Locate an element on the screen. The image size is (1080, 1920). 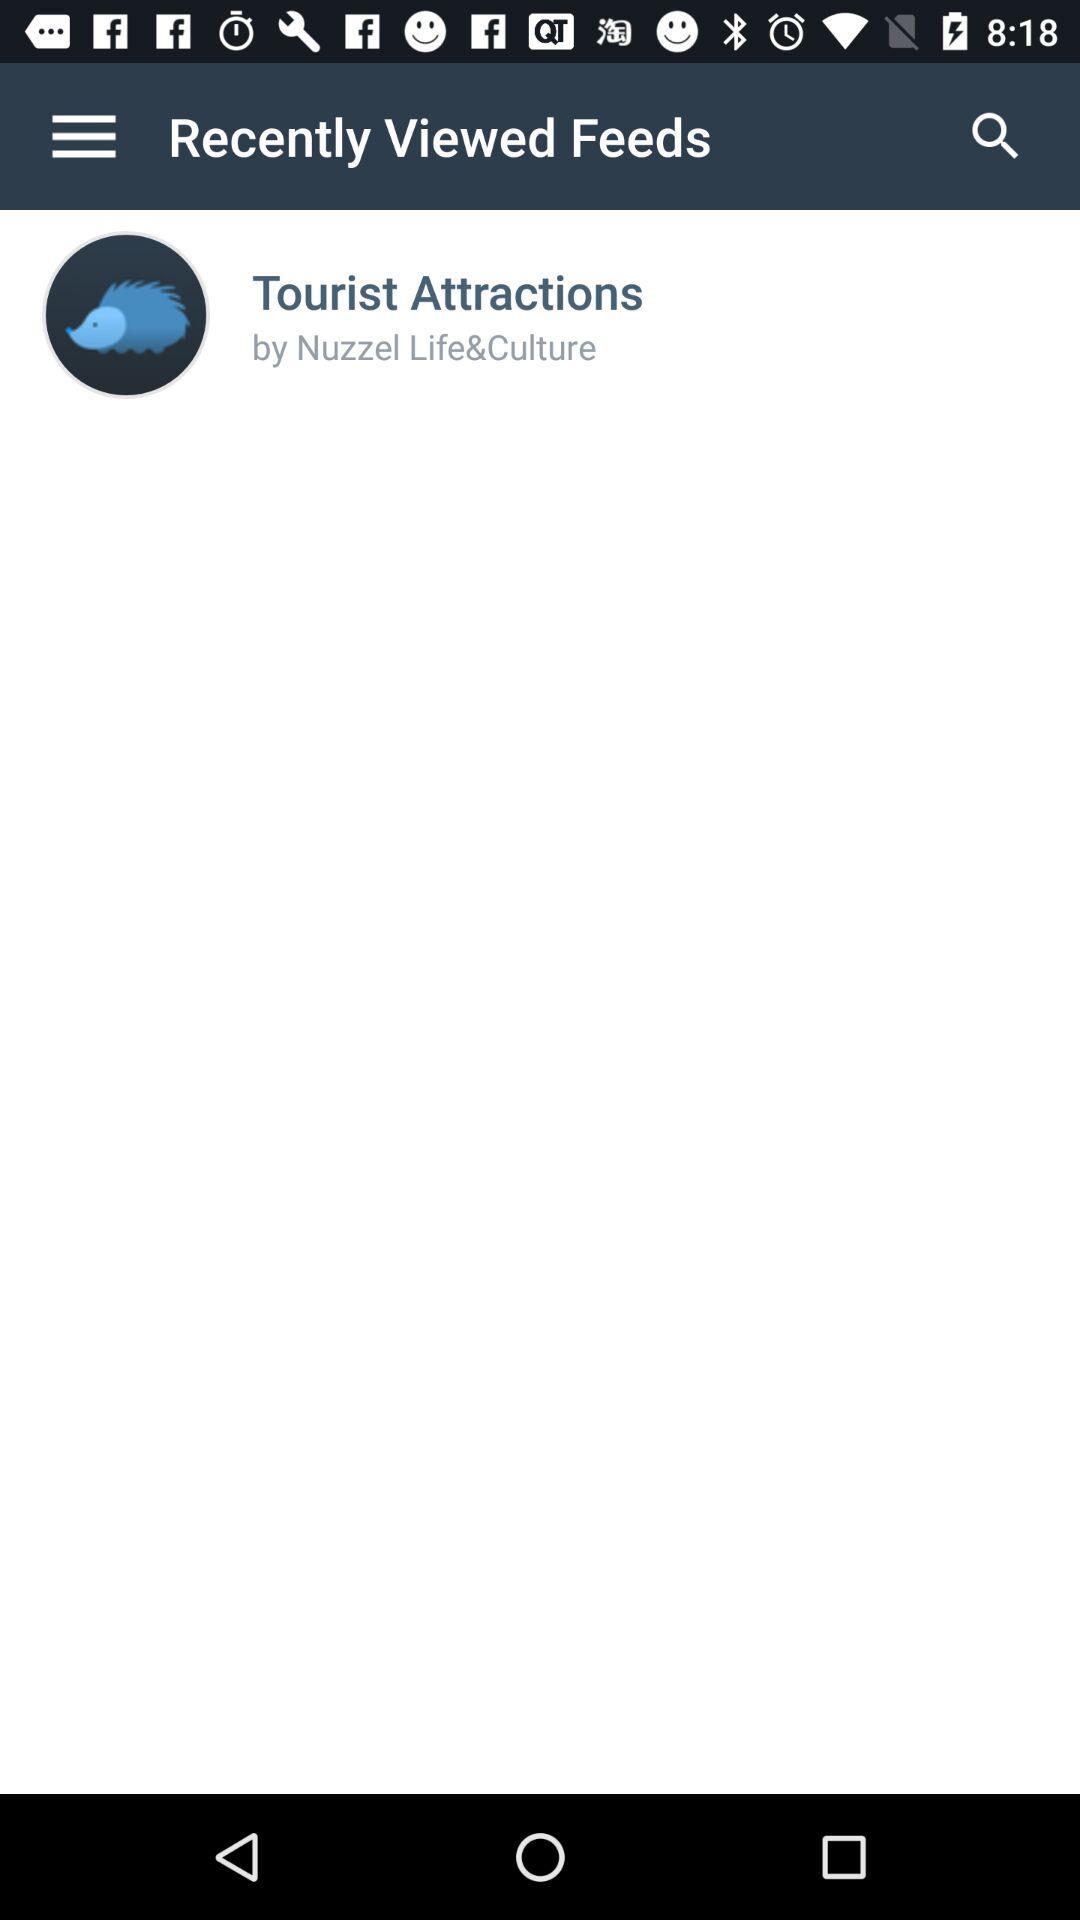
the icon to the left of recently viewed feeds item is located at coordinates (104, 135).